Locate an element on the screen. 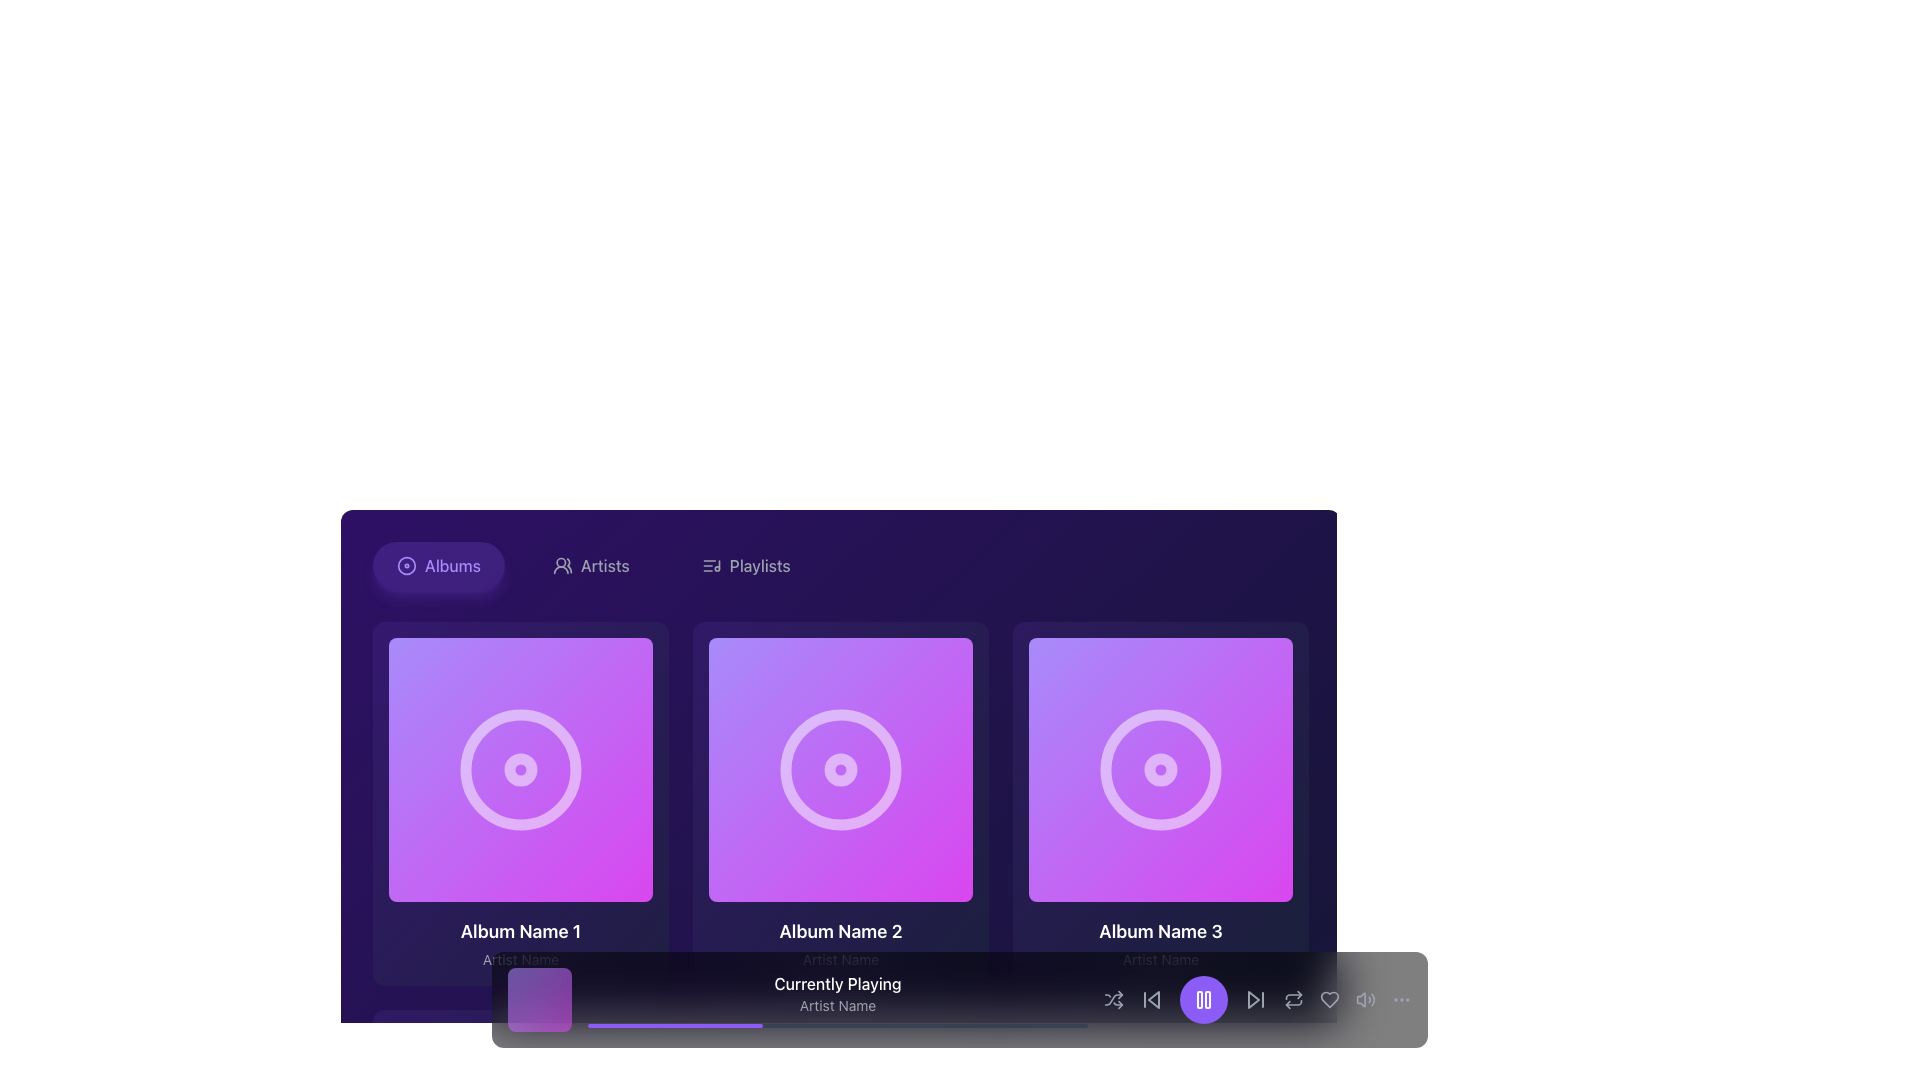  the album cover element, which is a square region with a gradient from violet to fuchsia and contains a circular disc icon is located at coordinates (521, 769).